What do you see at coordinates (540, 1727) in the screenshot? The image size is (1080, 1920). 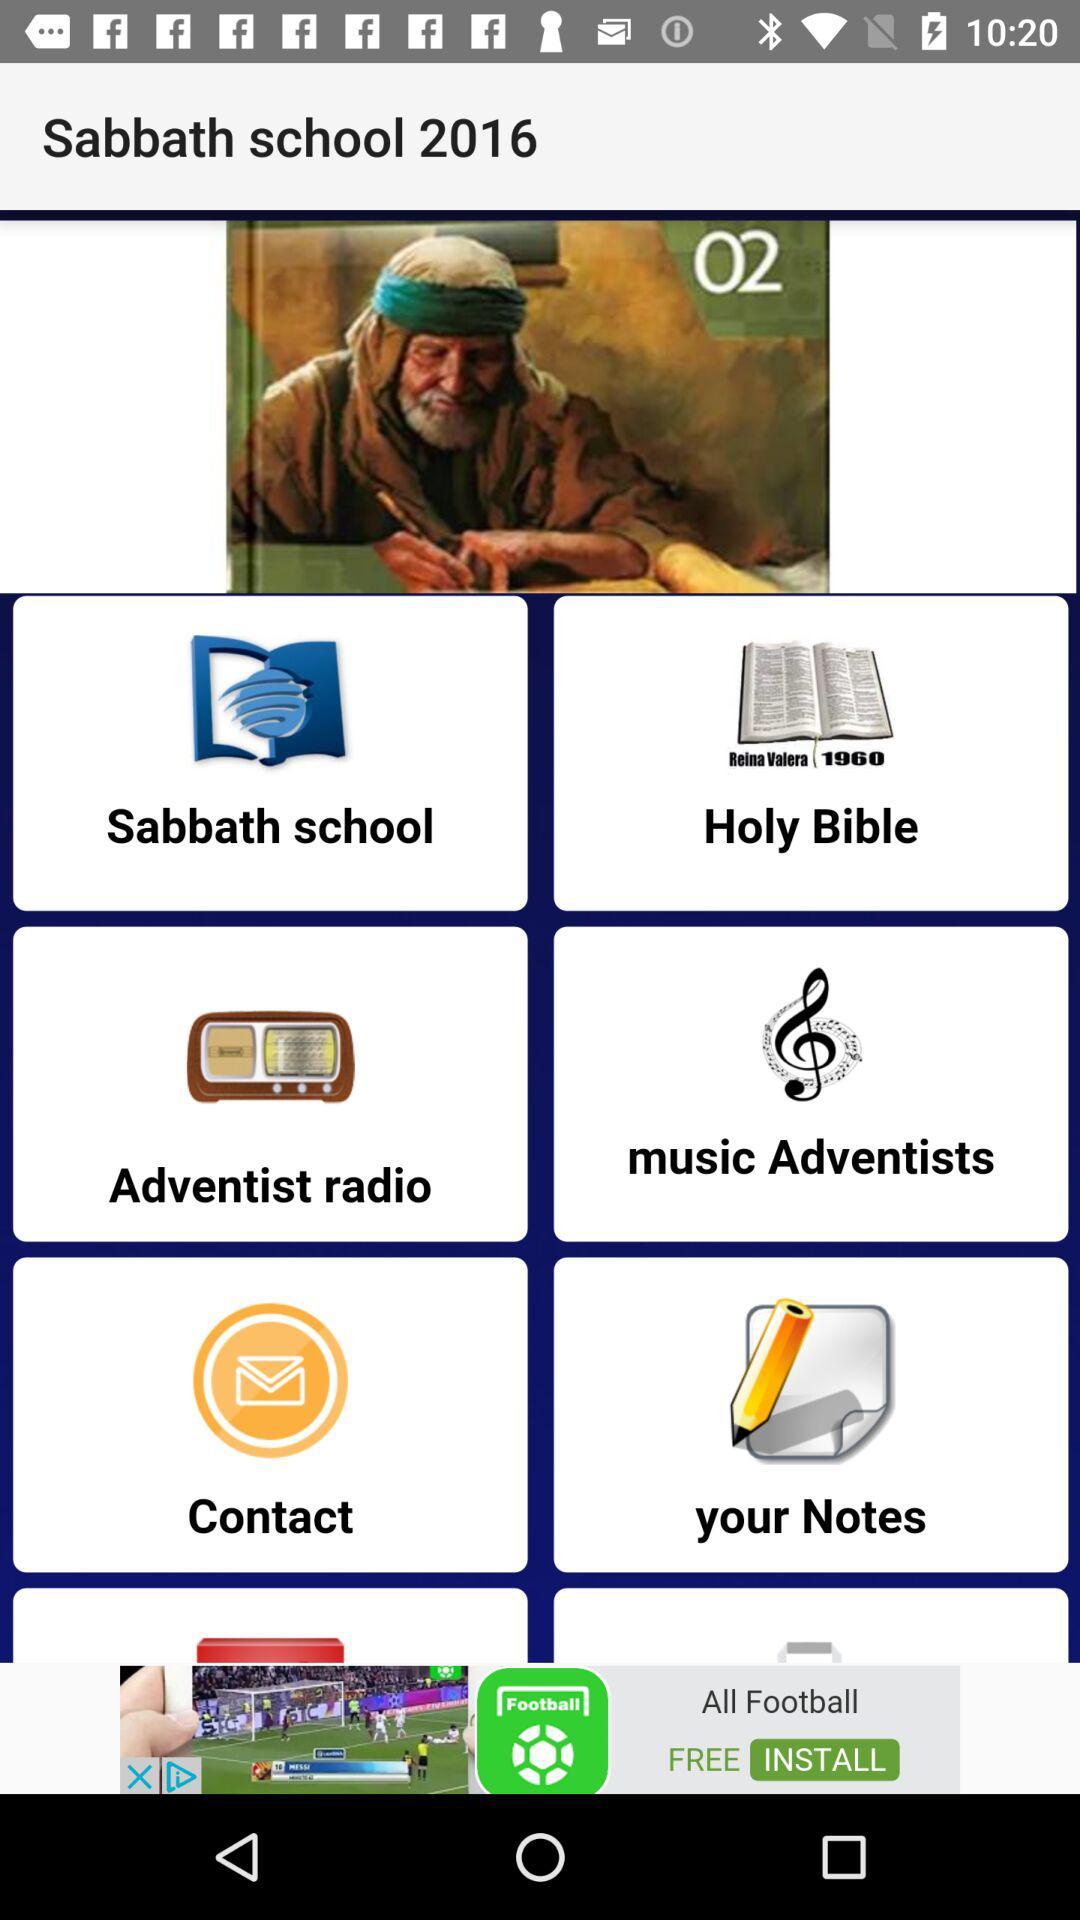 I see `option` at bounding box center [540, 1727].